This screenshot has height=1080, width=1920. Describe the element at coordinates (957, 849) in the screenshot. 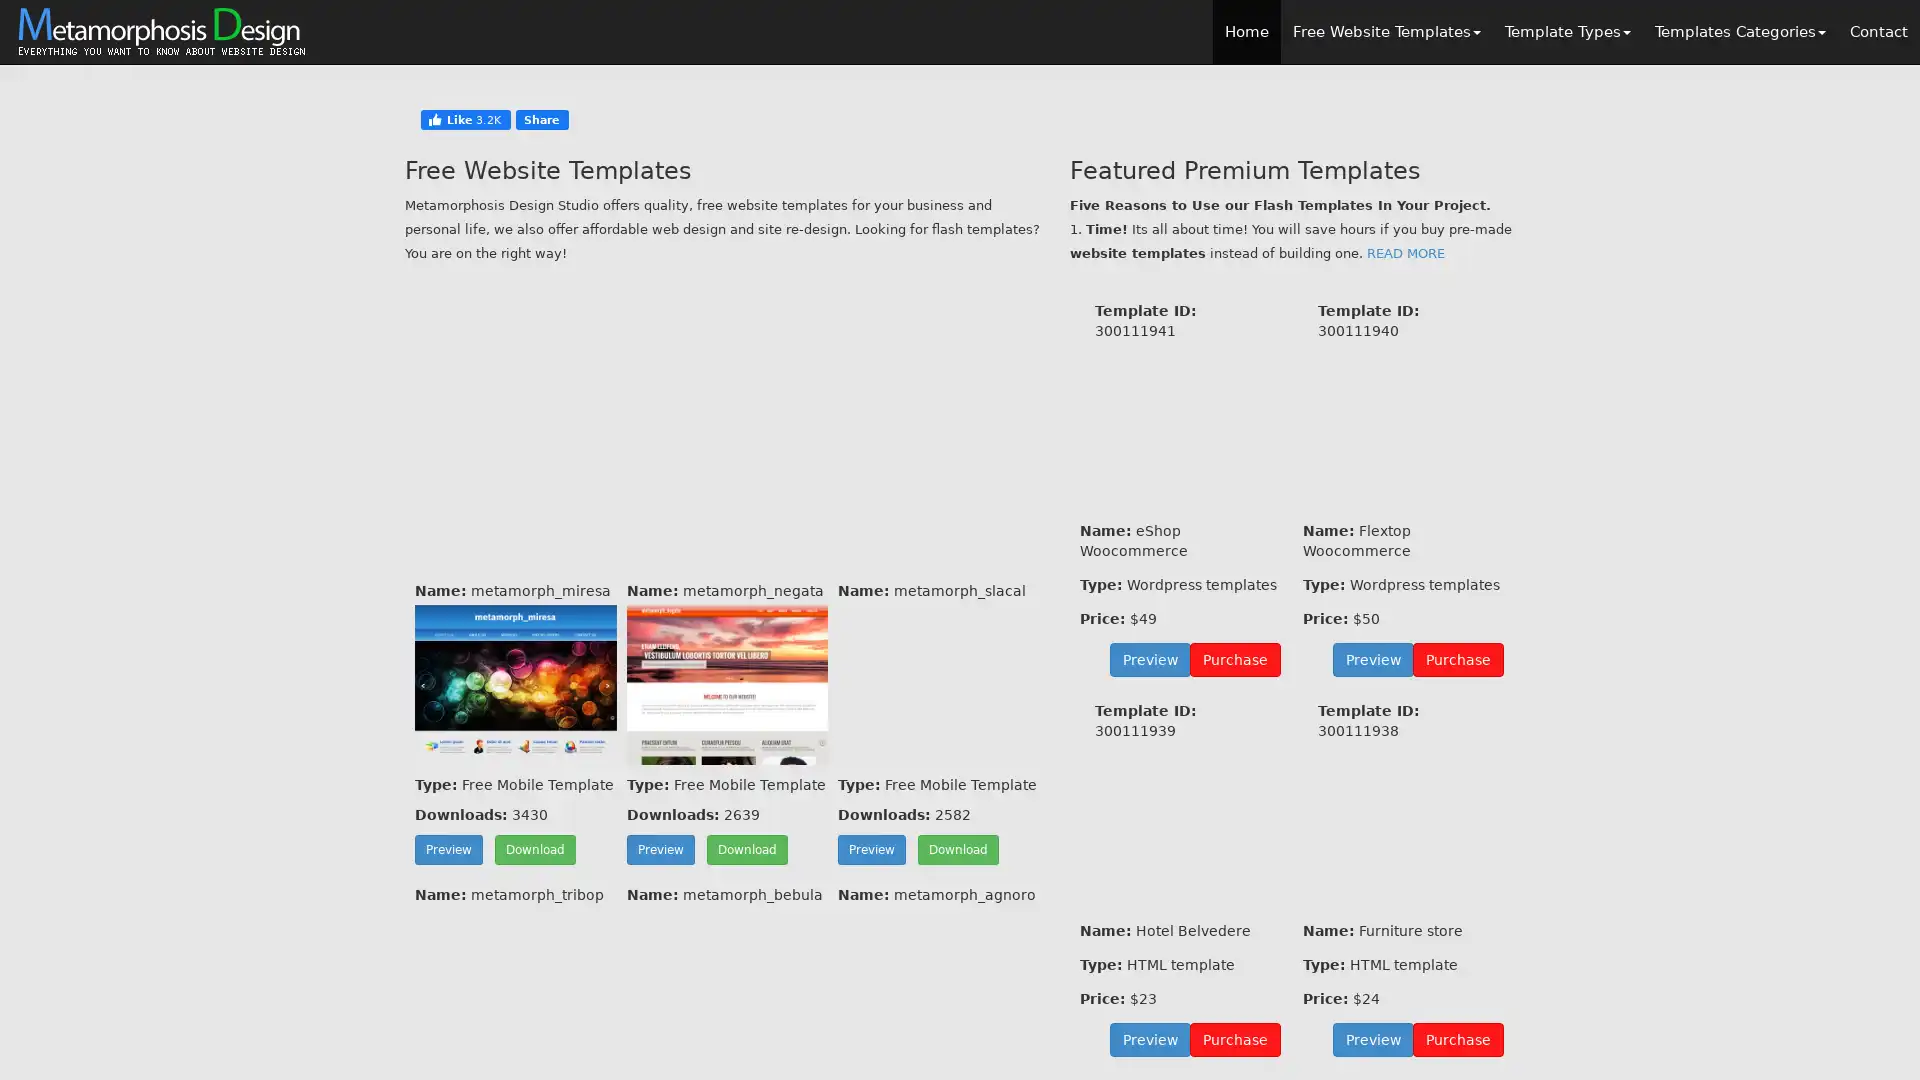

I see `Download` at that location.